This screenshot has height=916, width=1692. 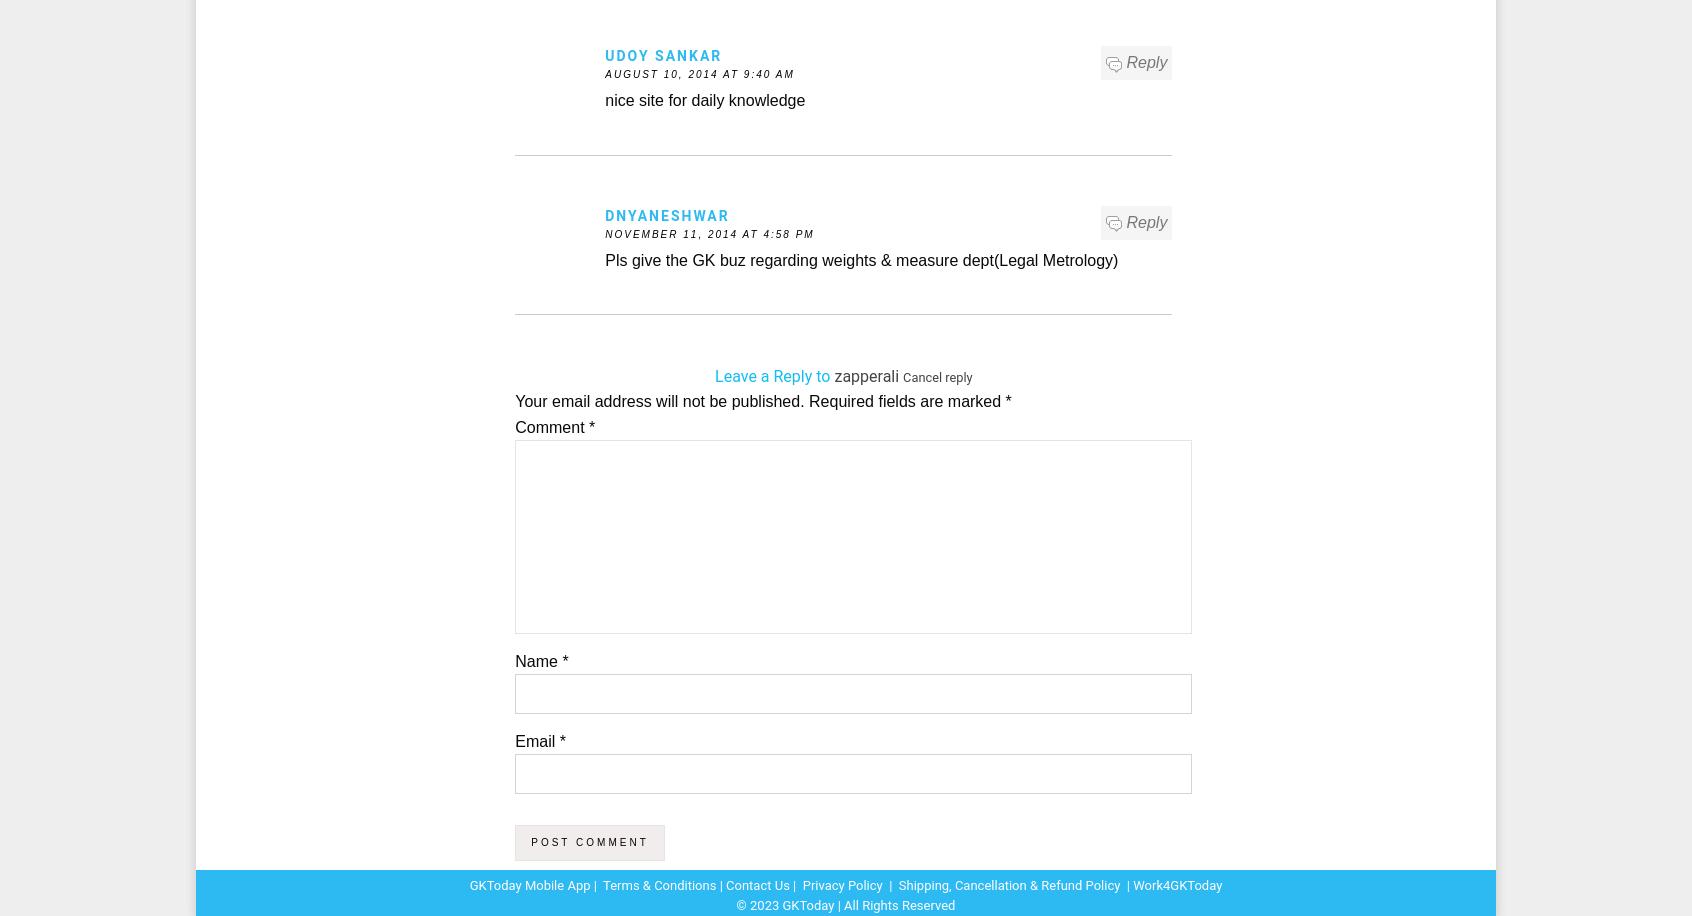 I want to click on 'Work4GKToday', so click(x=1131, y=884).